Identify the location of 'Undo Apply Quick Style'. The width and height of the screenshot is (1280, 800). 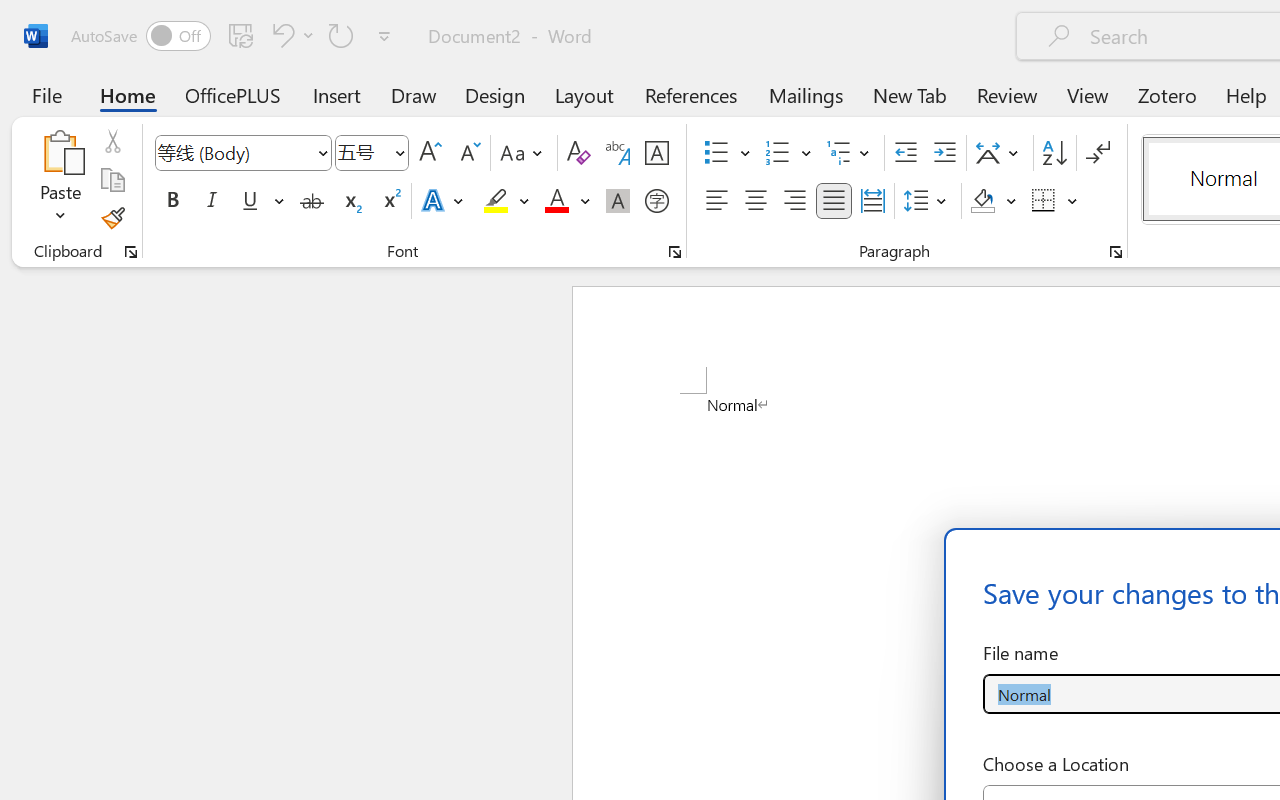
(279, 34).